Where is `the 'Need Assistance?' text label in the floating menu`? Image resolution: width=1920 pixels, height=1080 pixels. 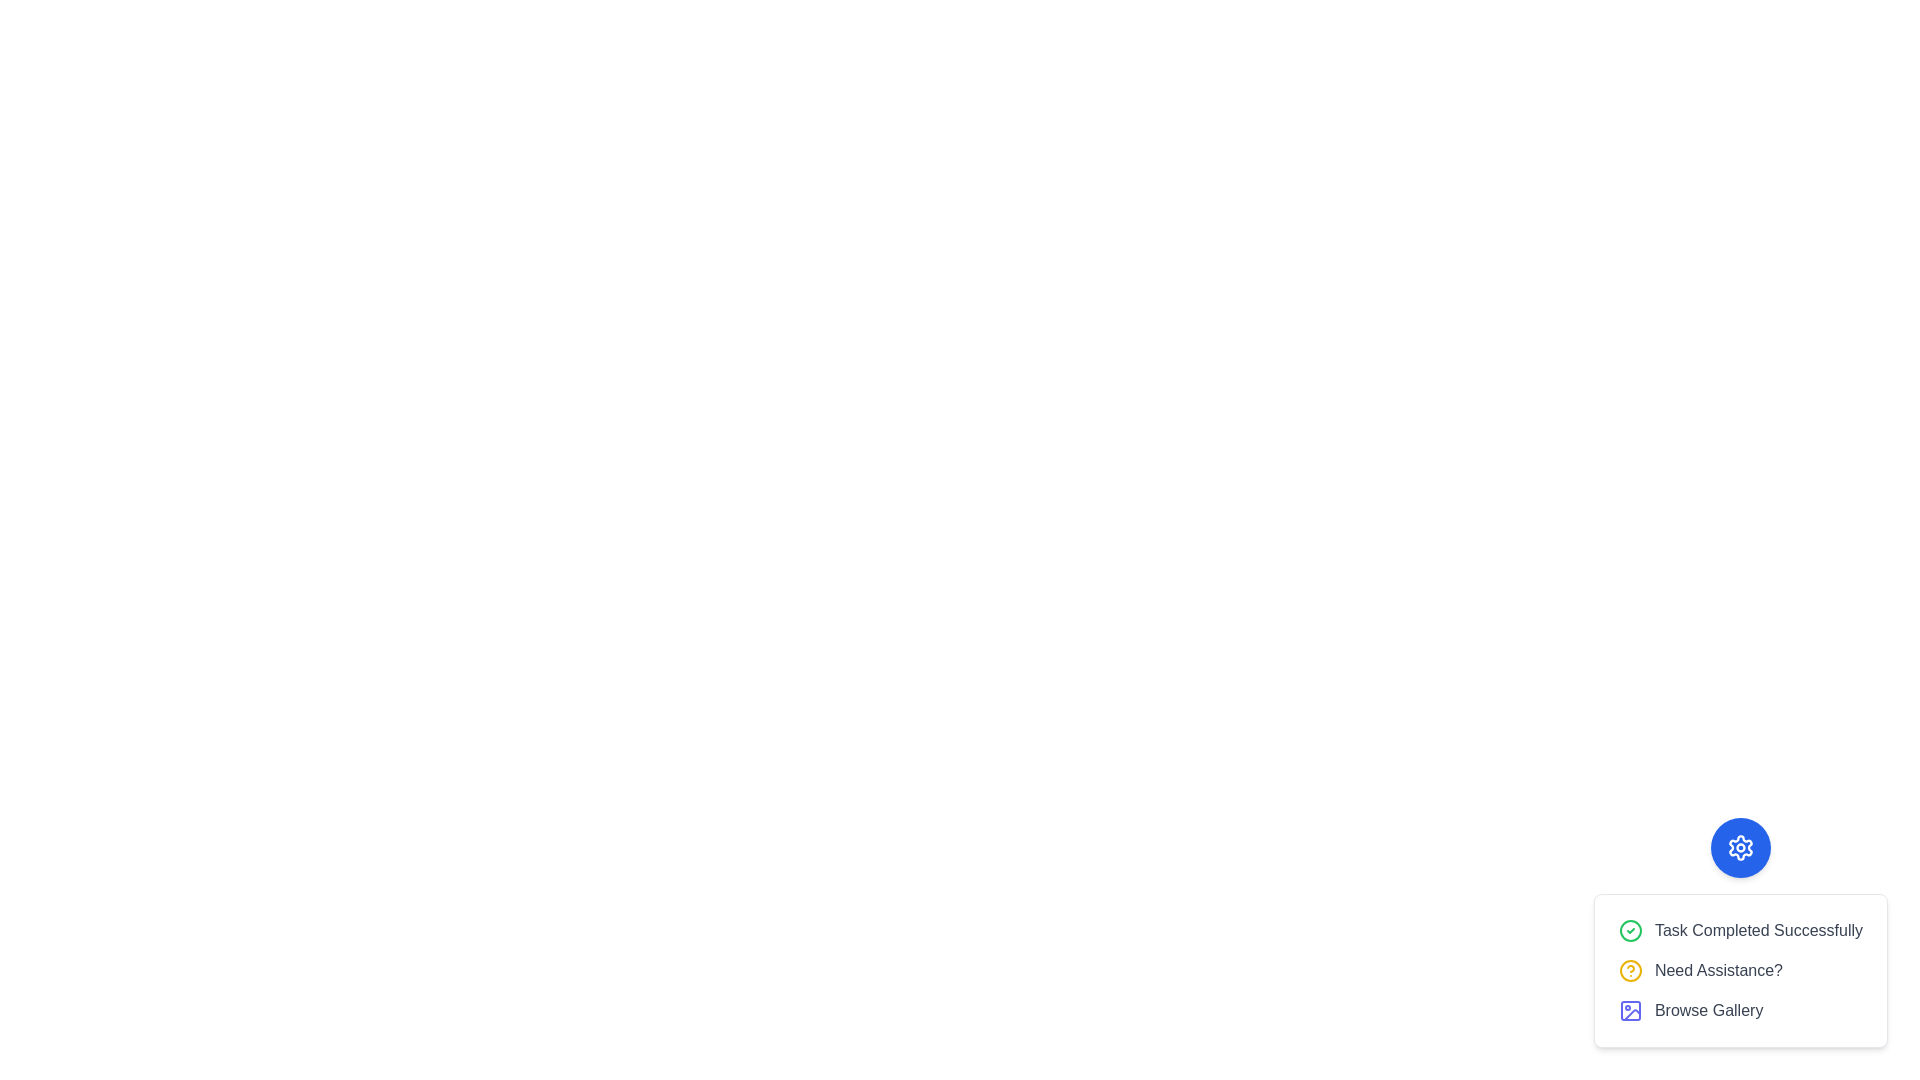
the 'Need Assistance?' text label in the floating menu is located at coordinates (1717, 970).